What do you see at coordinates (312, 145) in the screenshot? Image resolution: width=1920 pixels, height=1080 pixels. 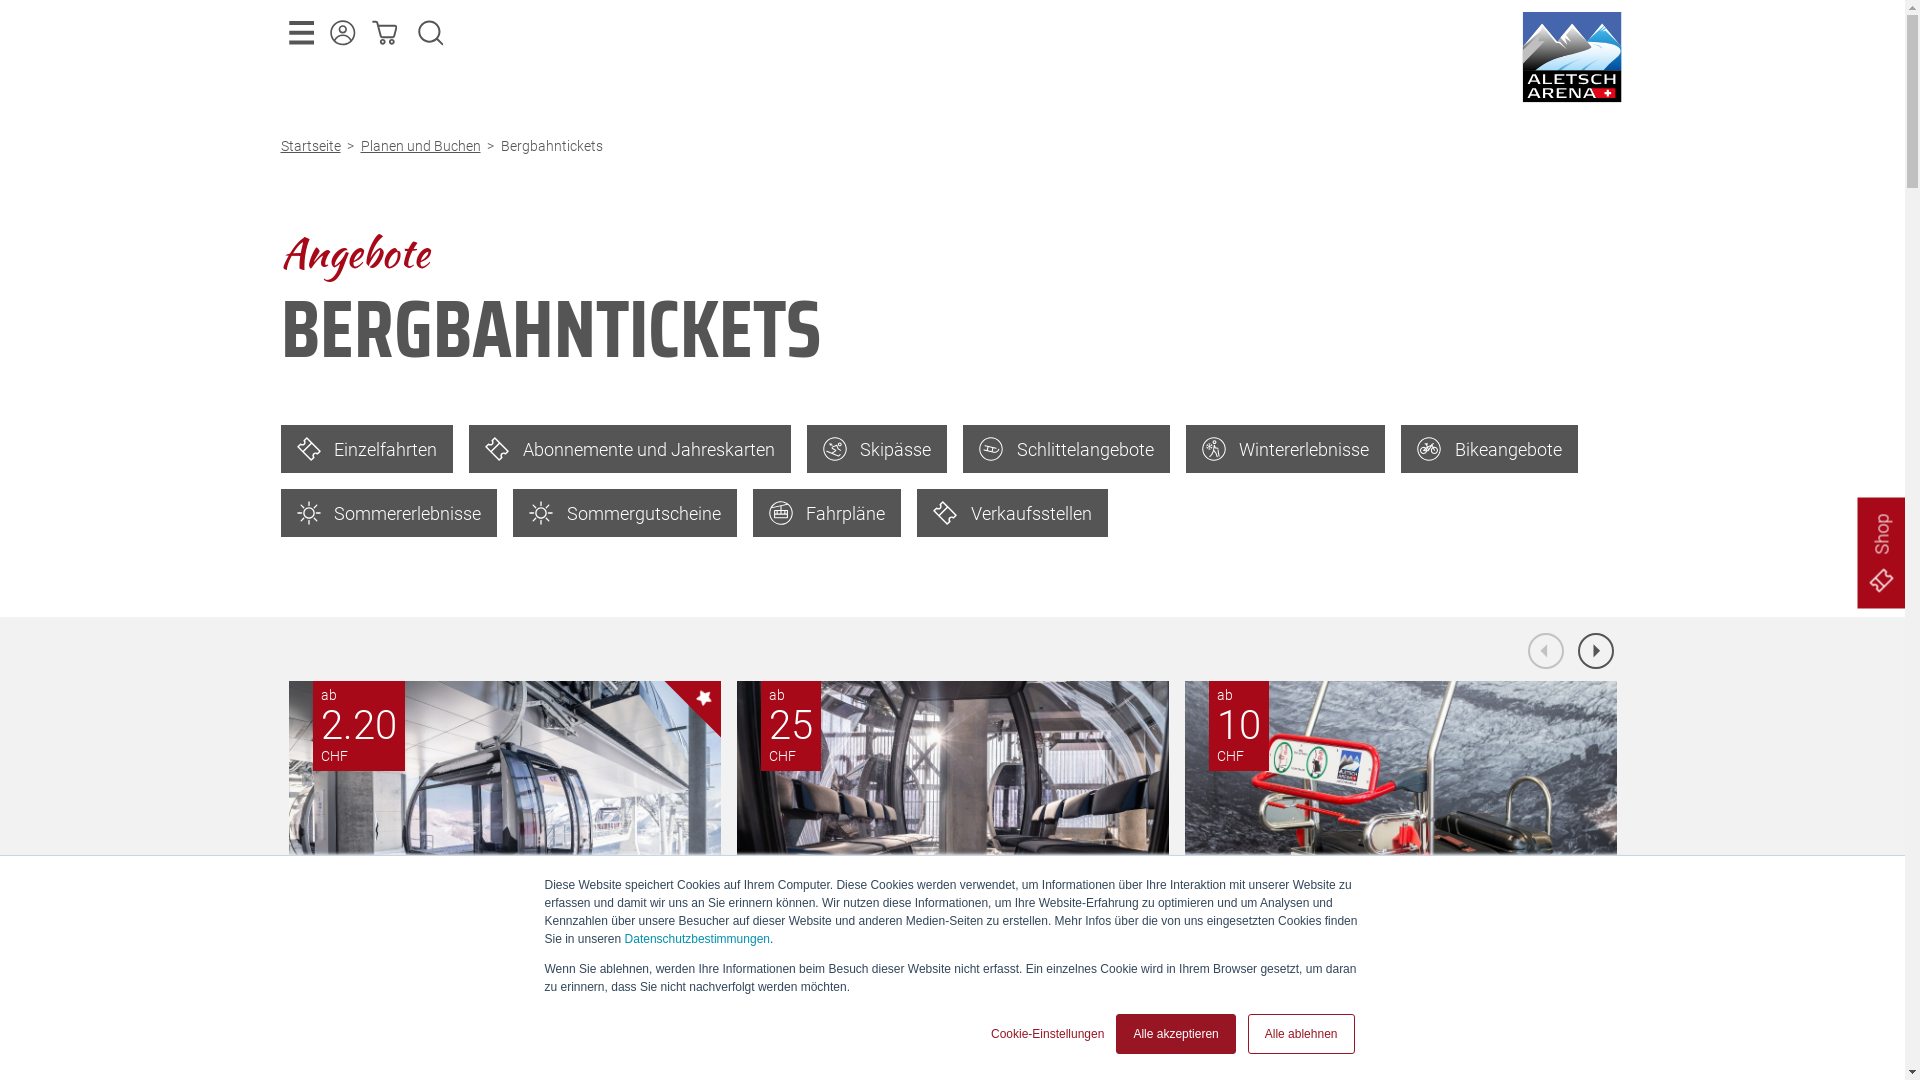 I see `'Startseite'` at bounding box center [312, 145].